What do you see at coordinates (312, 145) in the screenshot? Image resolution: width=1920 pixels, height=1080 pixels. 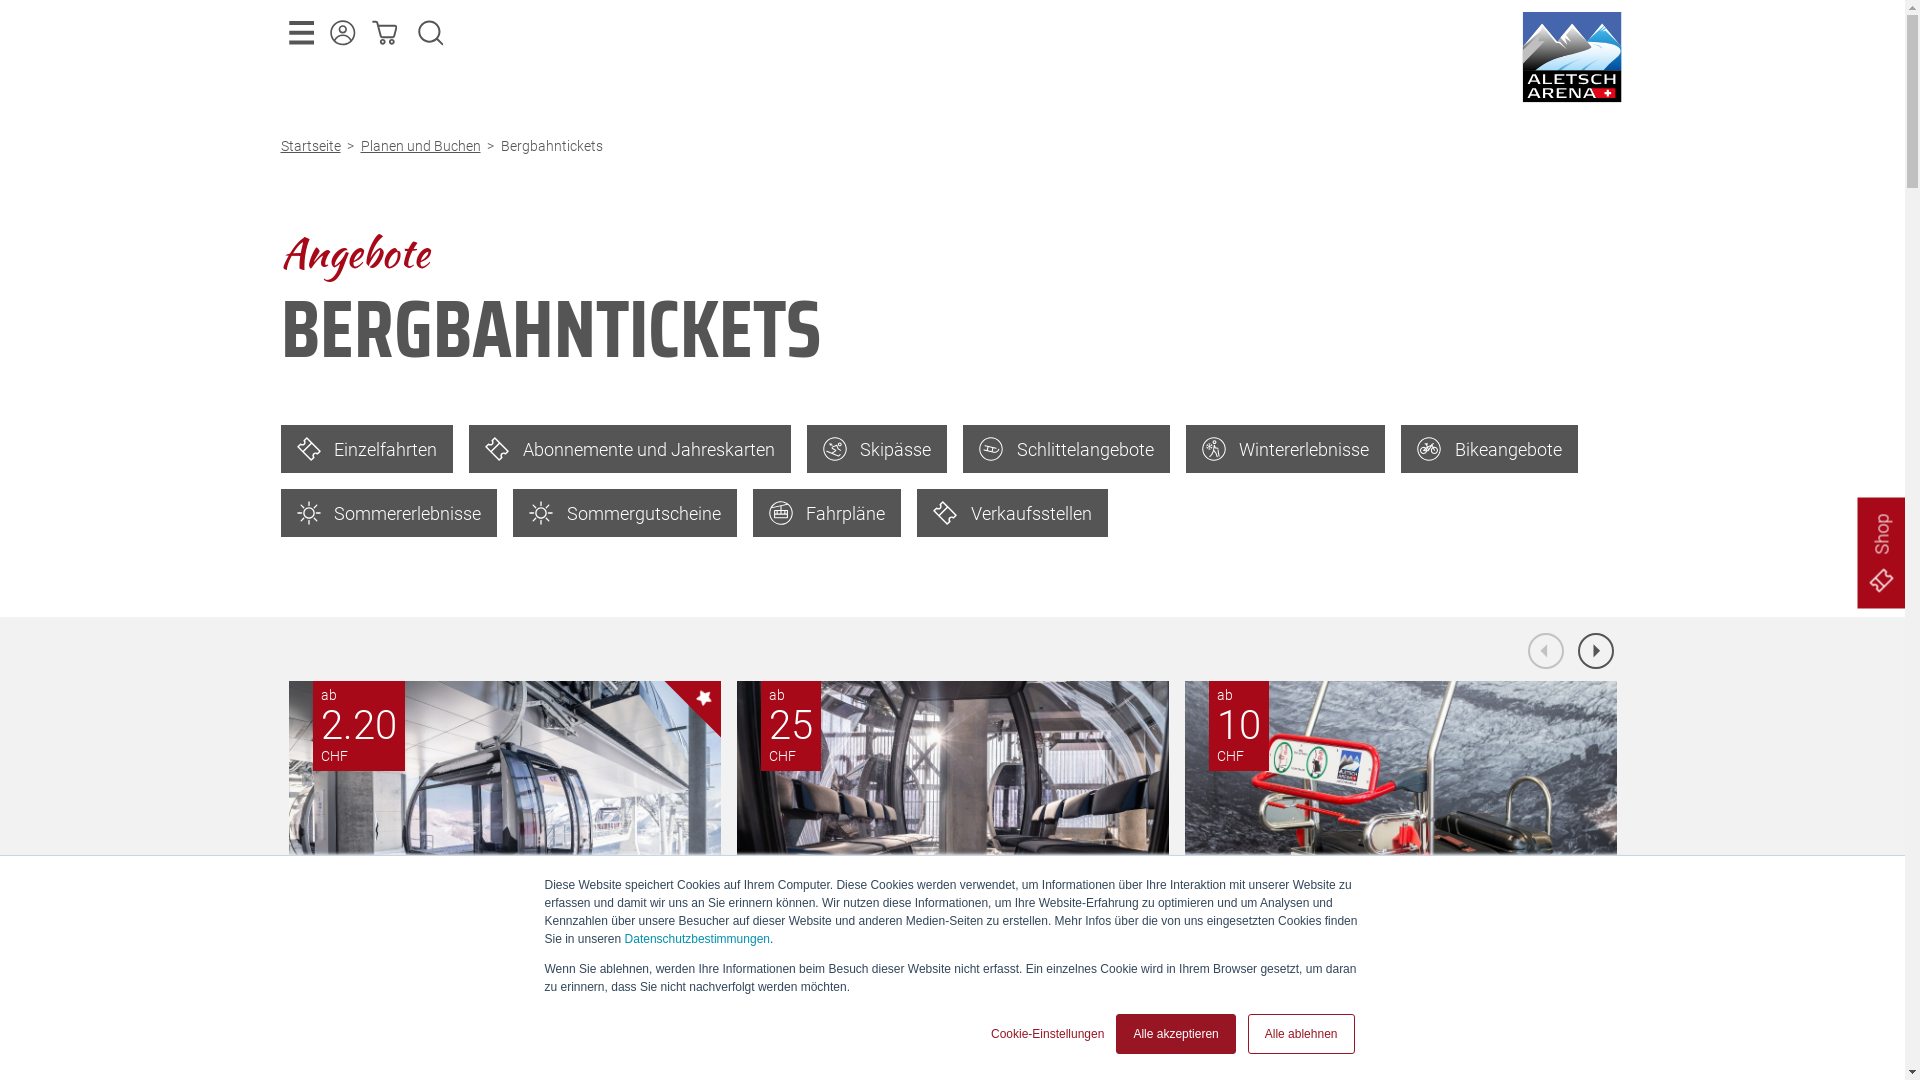 I see `'Startseite'` at bounding box center [312, 145].